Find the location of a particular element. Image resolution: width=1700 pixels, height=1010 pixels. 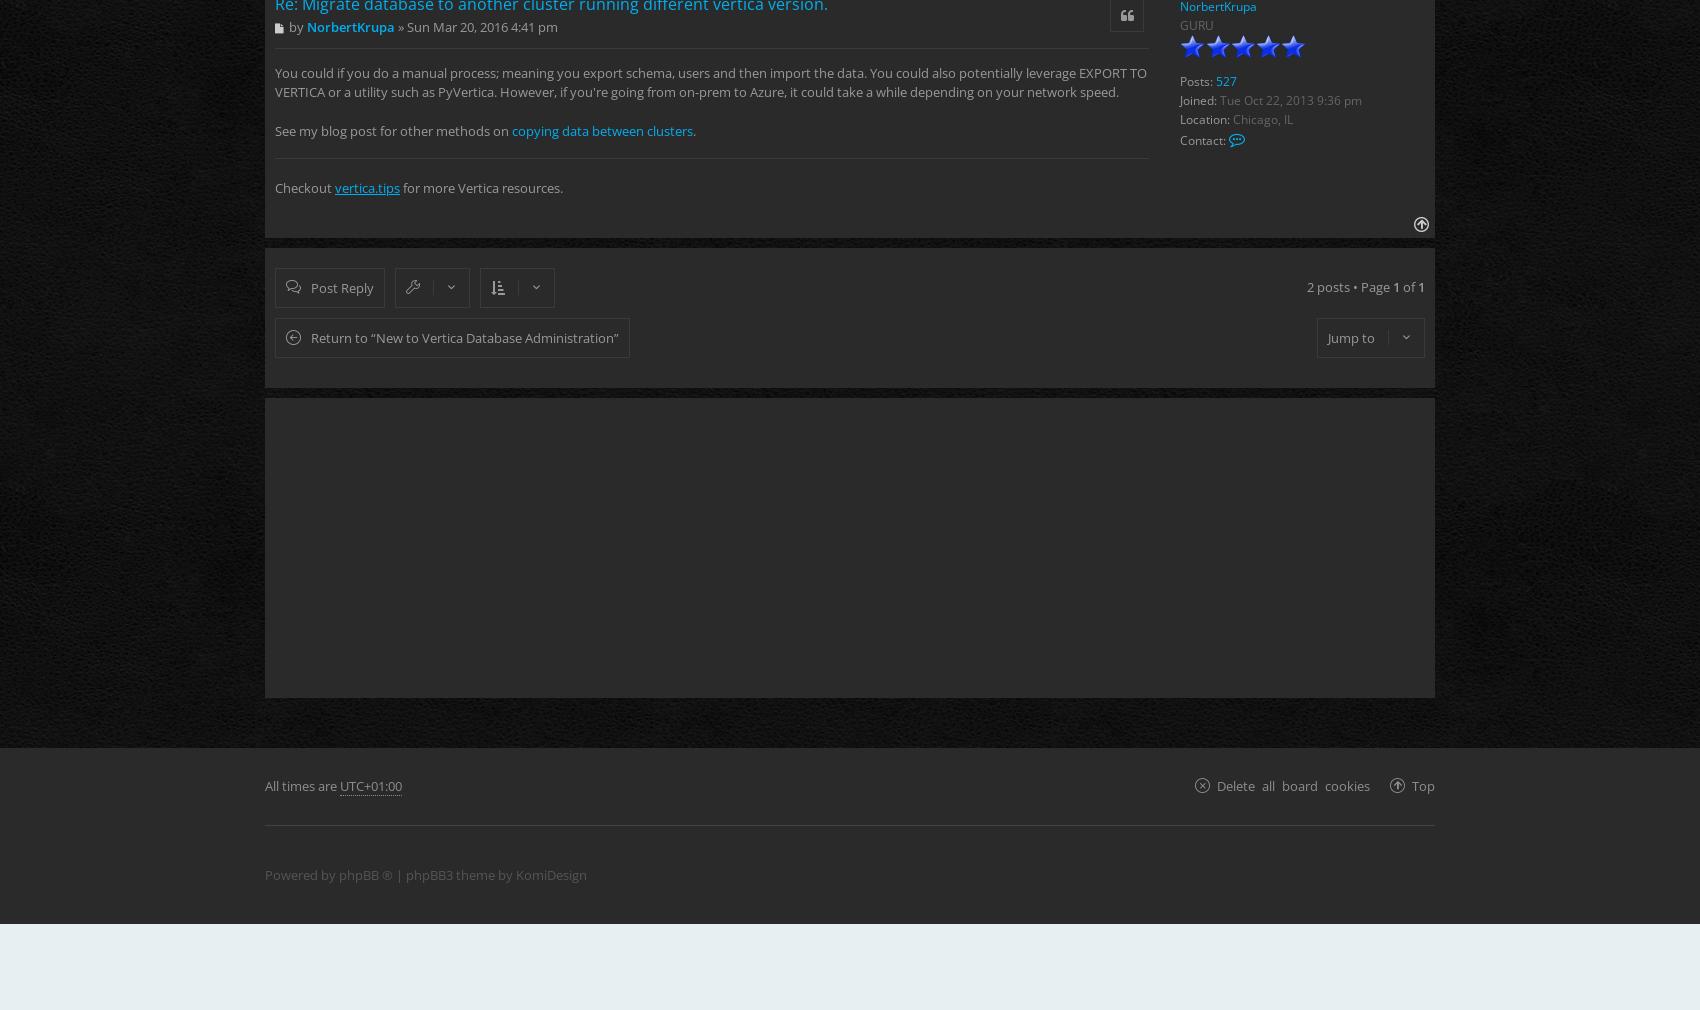

'Location:' is located at coordinates (1203, 118).